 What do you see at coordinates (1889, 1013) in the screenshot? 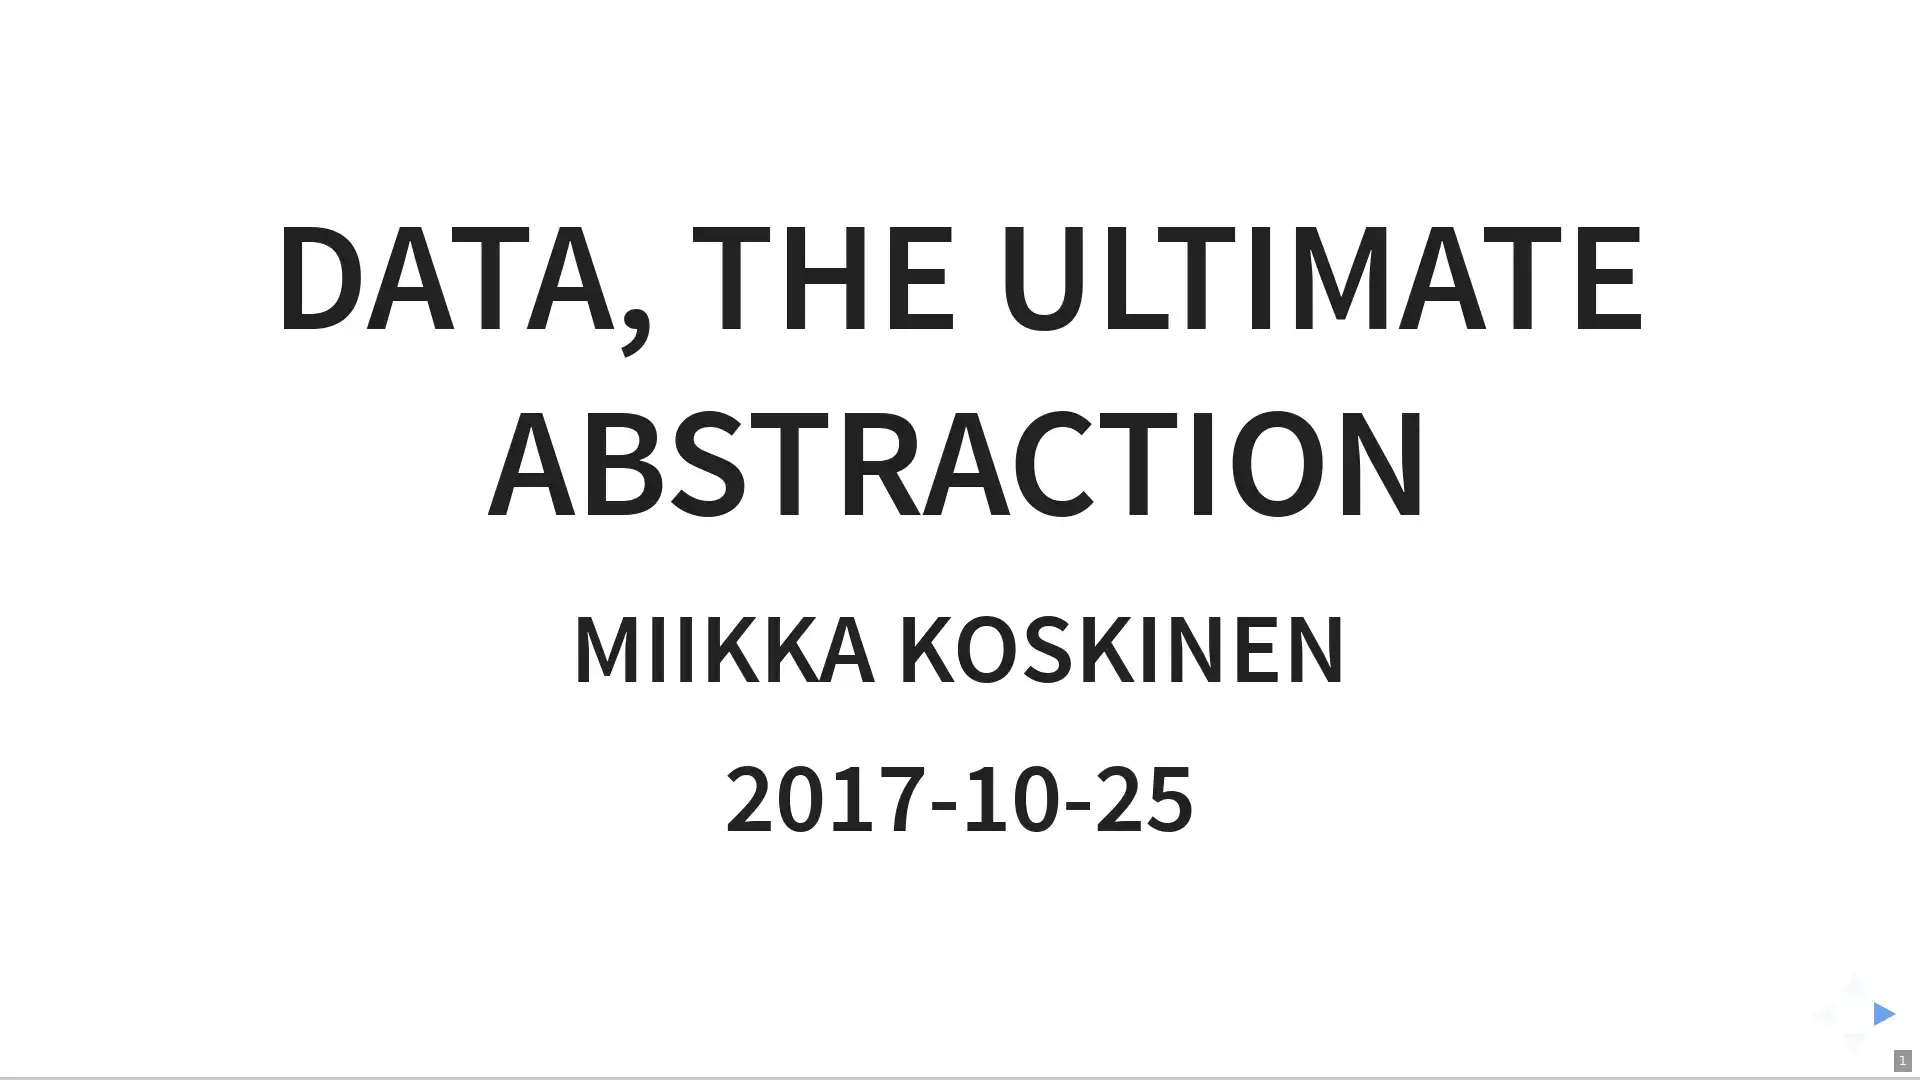
I see `next slide` at bounding box center [1889, 1013].